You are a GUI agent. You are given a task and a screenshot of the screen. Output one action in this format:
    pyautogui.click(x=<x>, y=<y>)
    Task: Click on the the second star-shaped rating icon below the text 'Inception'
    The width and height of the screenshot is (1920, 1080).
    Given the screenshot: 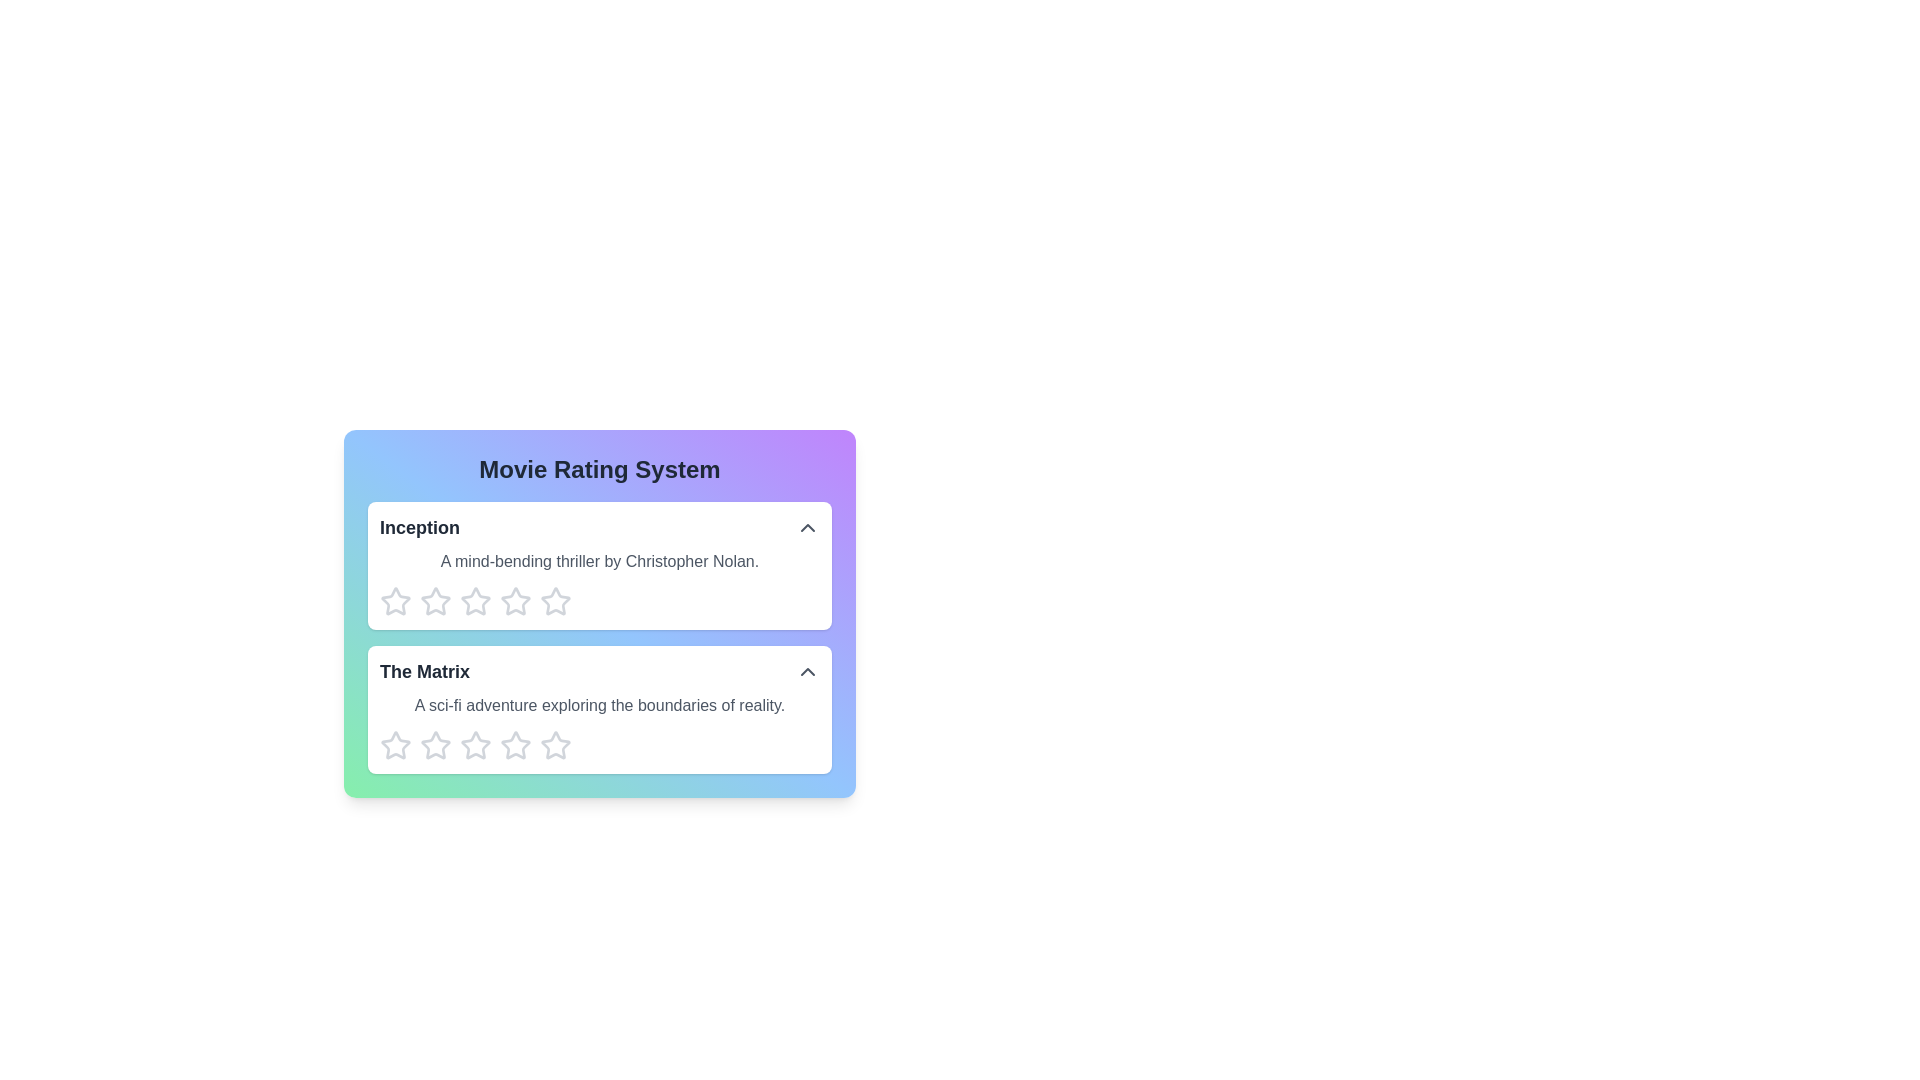 What is the action you would take?
    pyautogui.click(x=474, y=600)
    